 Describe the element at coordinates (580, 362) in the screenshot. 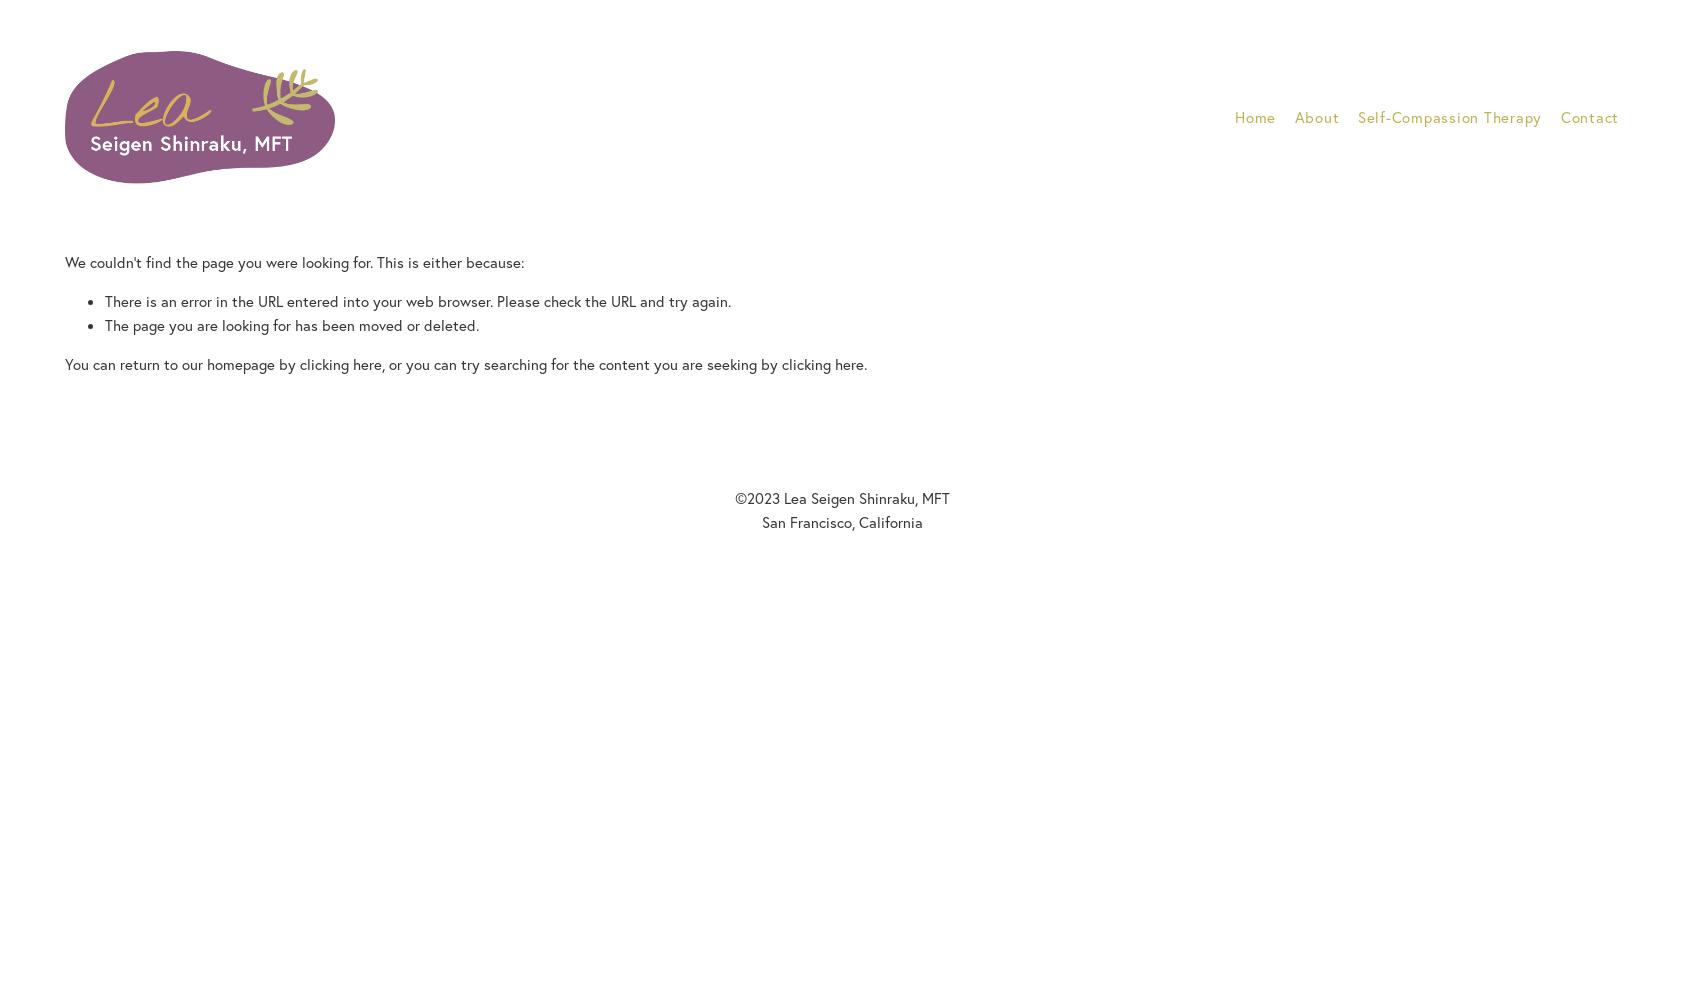

I see `', or you can try searching for the
  content you are seeking by'` at that location.